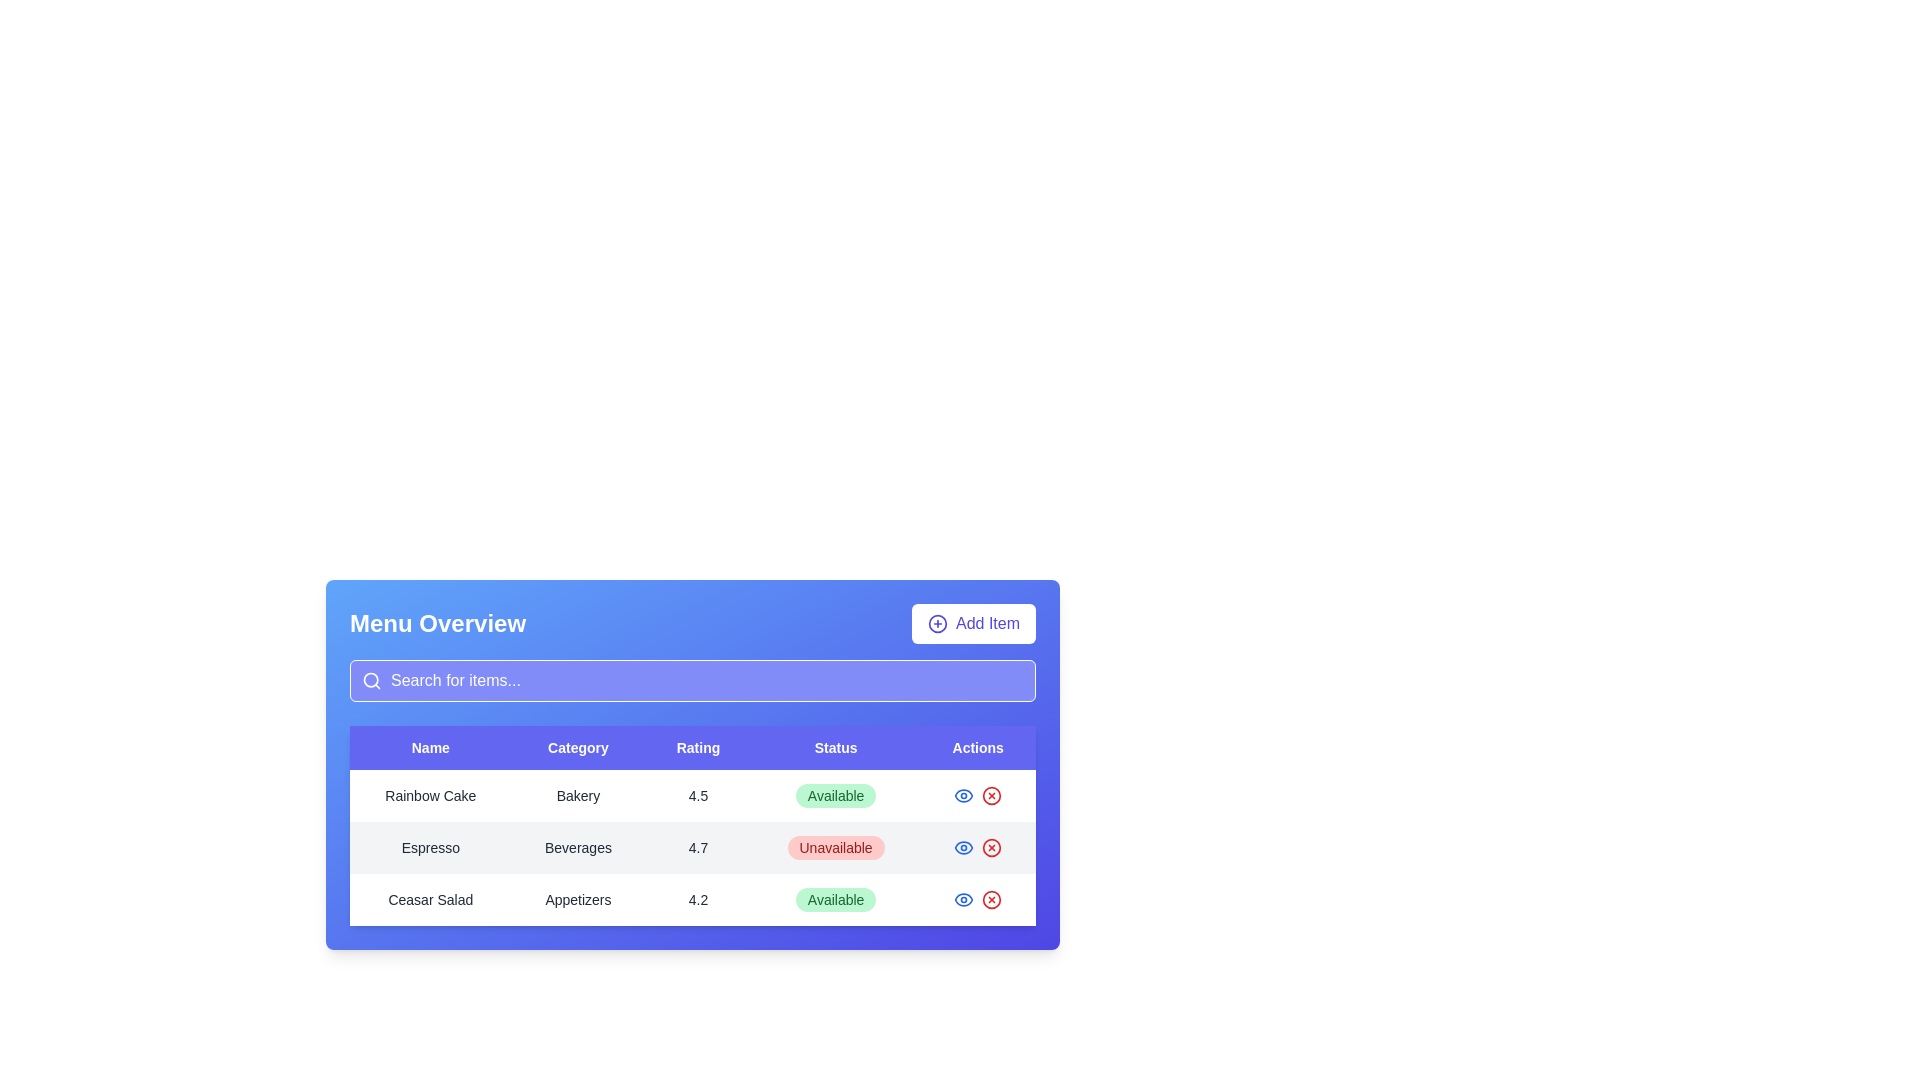 Image resolution: width=1920 pixels, height=1080 pixels. What do you see at coordinates (698, 794) in the screenshot?
I see `the centered text label '4.5' in the third column of the first row in the 'Menu Overview' data table, which is under the 'Rating' header` at bounding box center [698, 794].